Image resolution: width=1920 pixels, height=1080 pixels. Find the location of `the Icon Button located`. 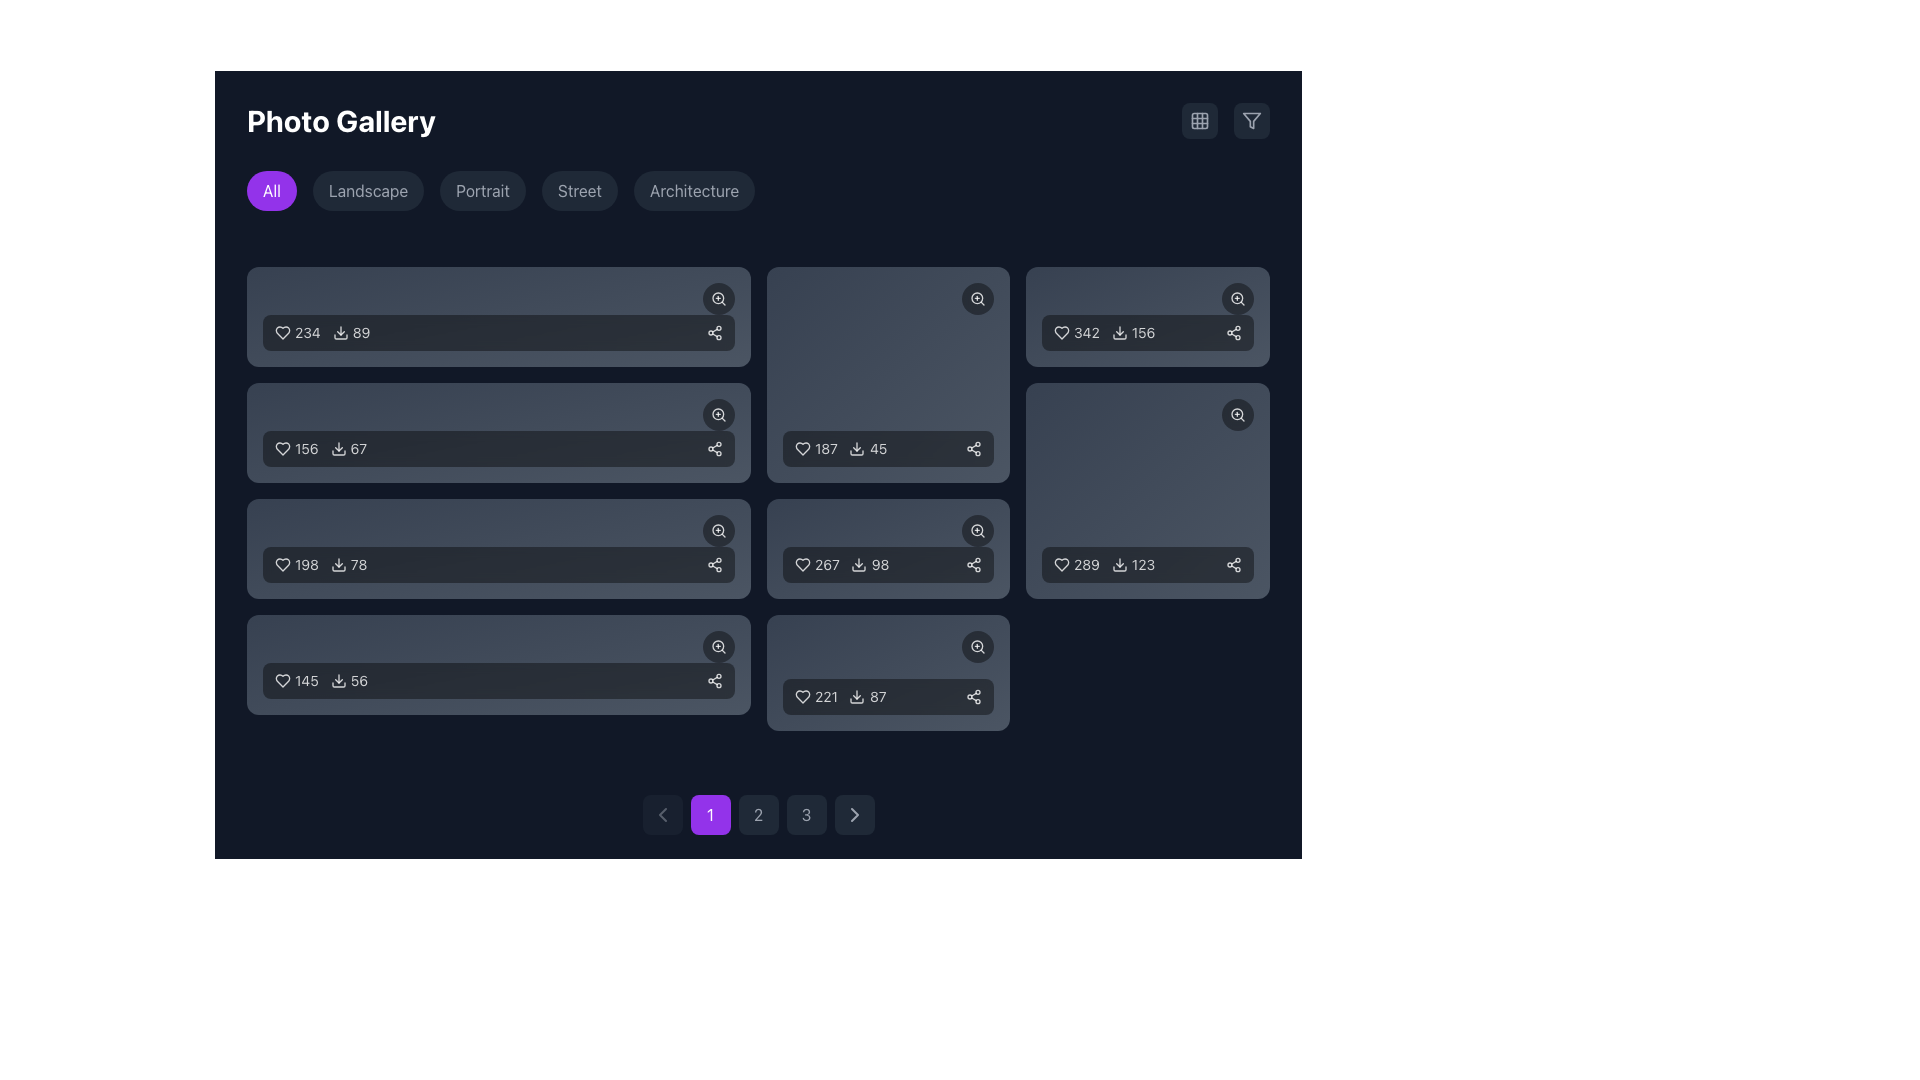

the Icon Button located is located at coordinates (714, 564).